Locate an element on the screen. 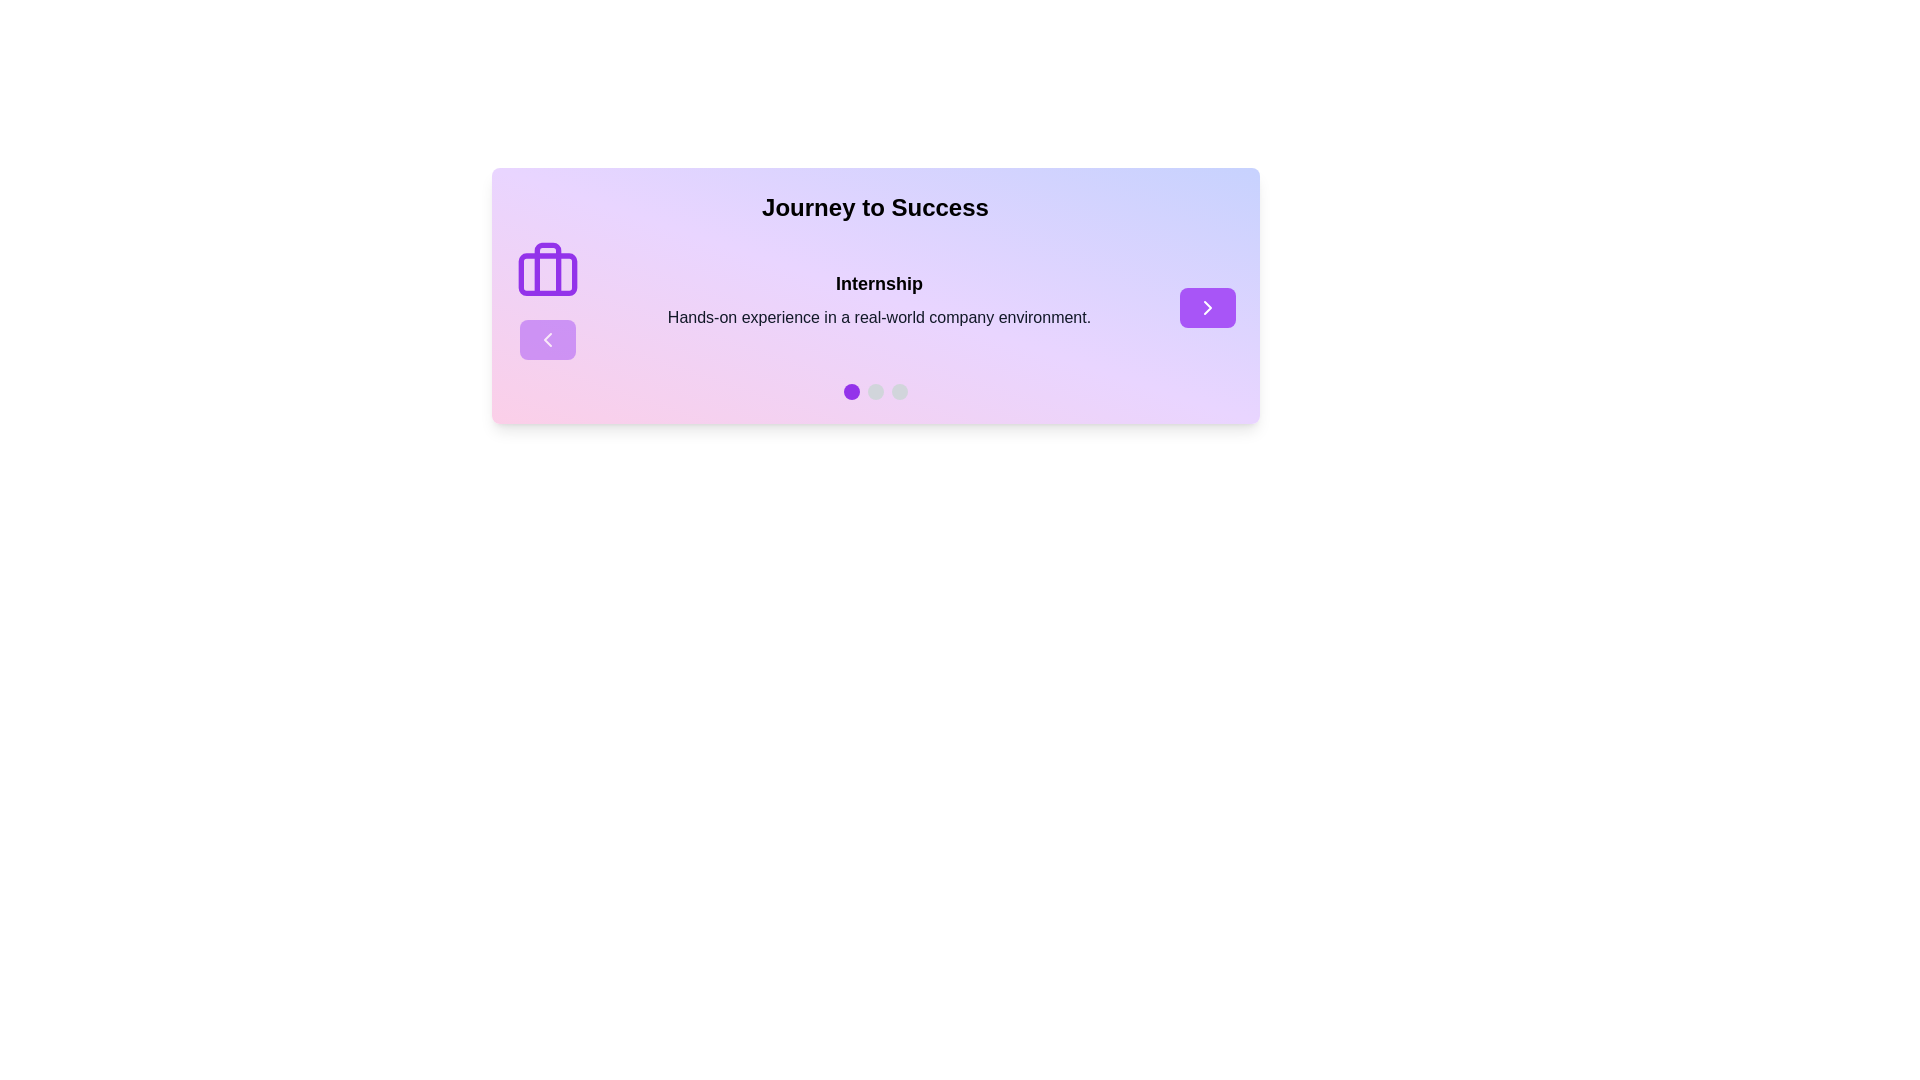  the left-facing chevron icon located within a circular button with a violet fill by is located at coordinates (547, 338).